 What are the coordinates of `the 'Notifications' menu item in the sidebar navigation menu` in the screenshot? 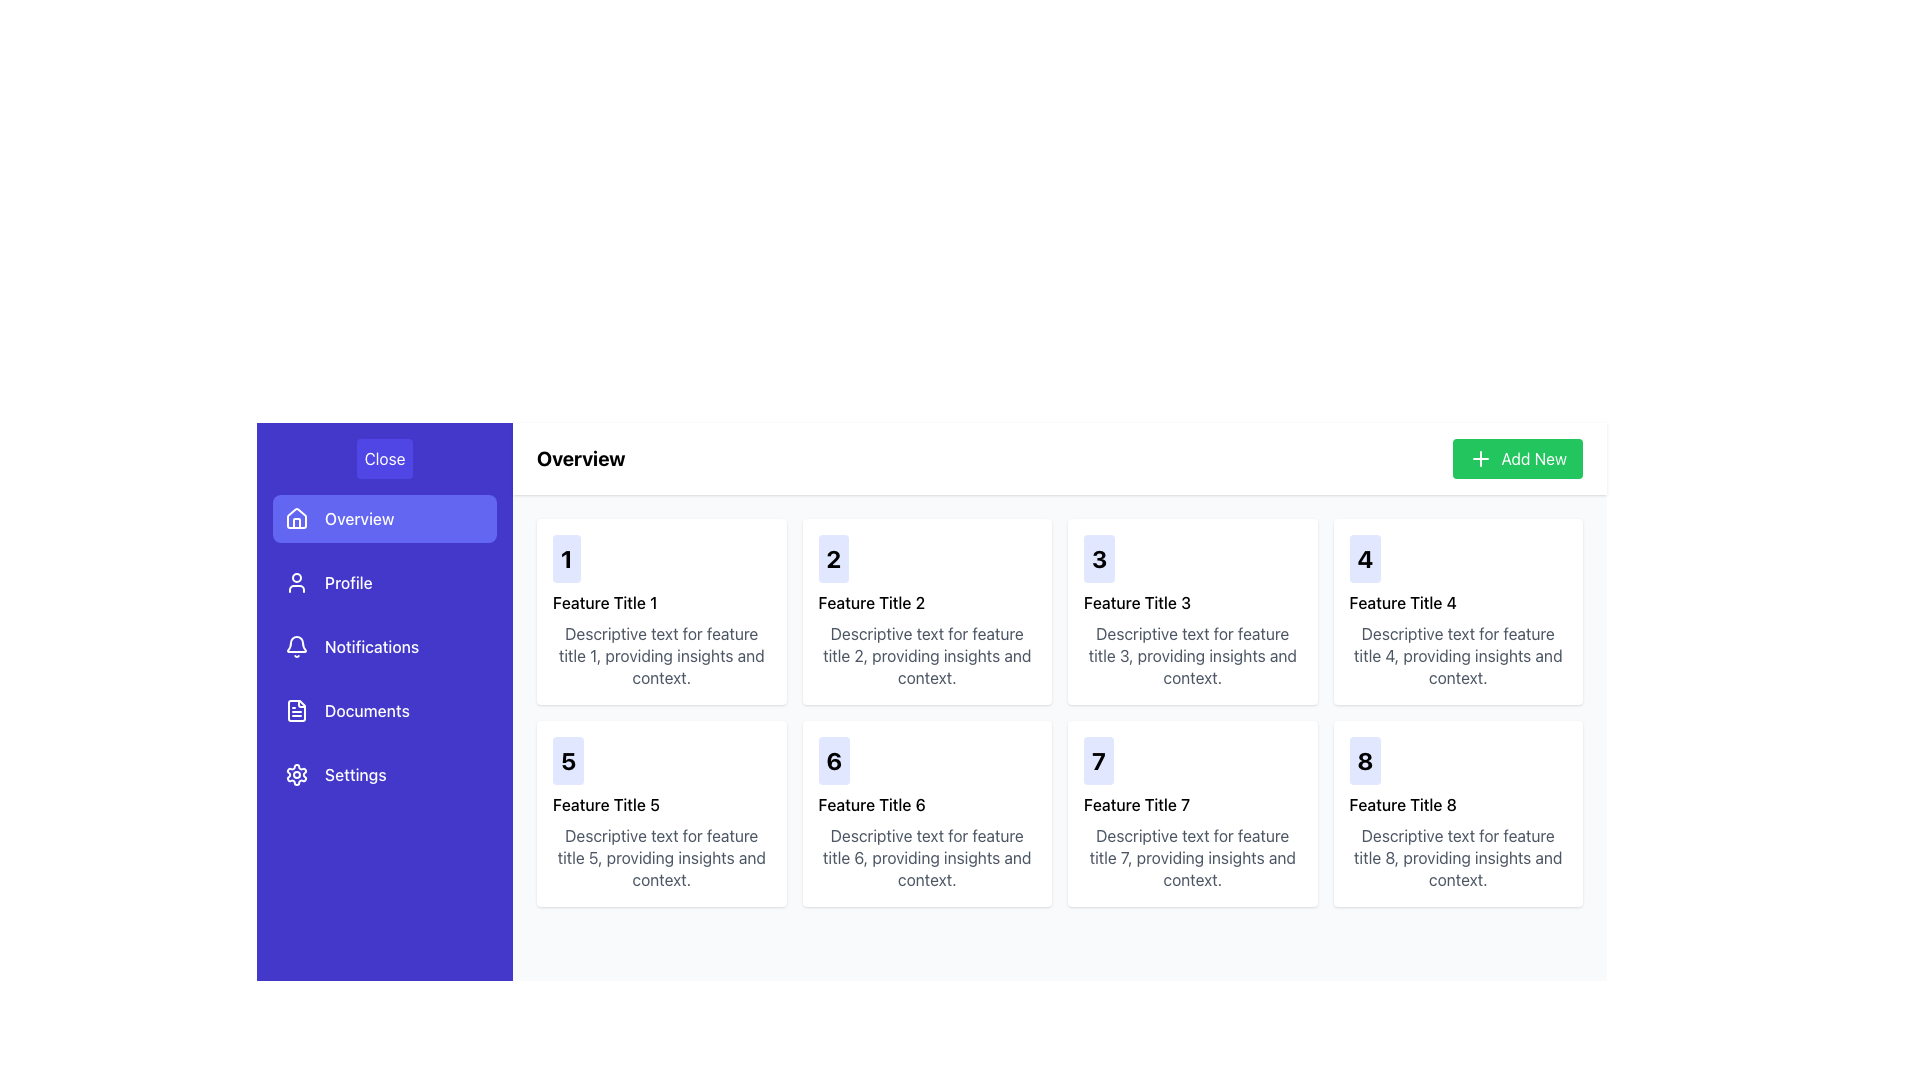 It's located at (384, 647).